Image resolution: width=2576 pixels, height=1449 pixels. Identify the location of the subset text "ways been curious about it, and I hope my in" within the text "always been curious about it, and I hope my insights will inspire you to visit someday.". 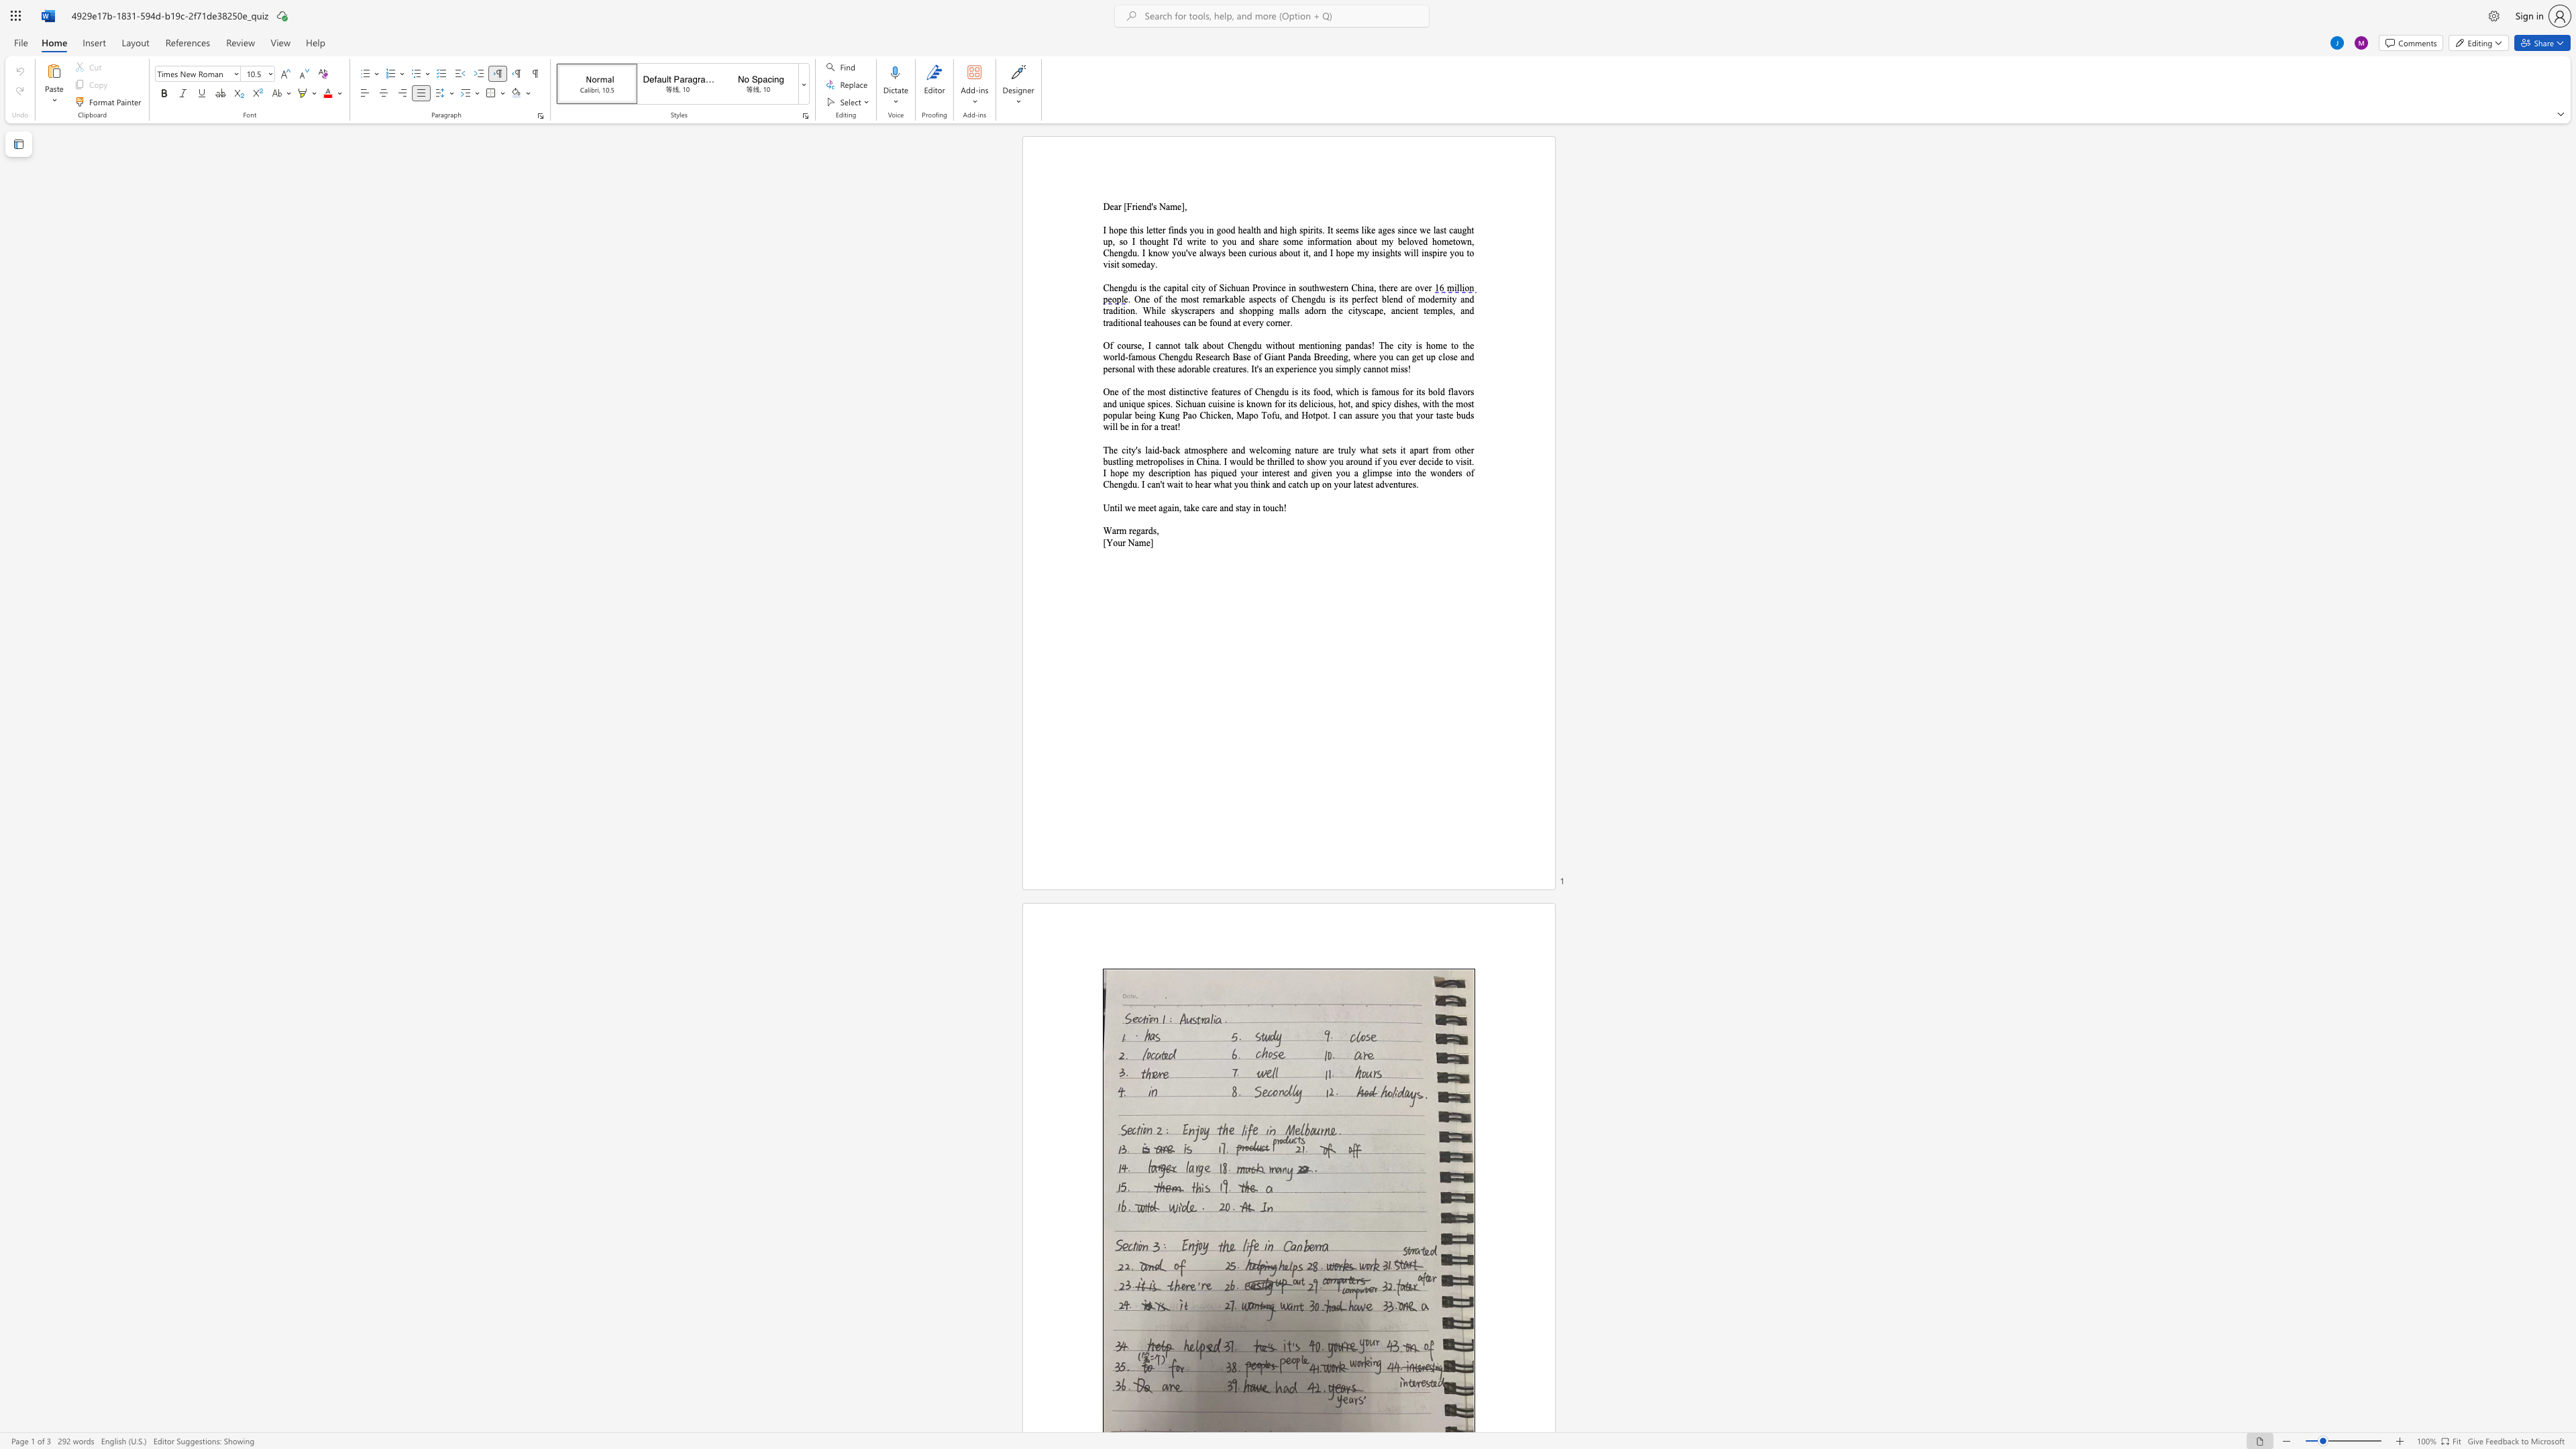
(1205, 252).